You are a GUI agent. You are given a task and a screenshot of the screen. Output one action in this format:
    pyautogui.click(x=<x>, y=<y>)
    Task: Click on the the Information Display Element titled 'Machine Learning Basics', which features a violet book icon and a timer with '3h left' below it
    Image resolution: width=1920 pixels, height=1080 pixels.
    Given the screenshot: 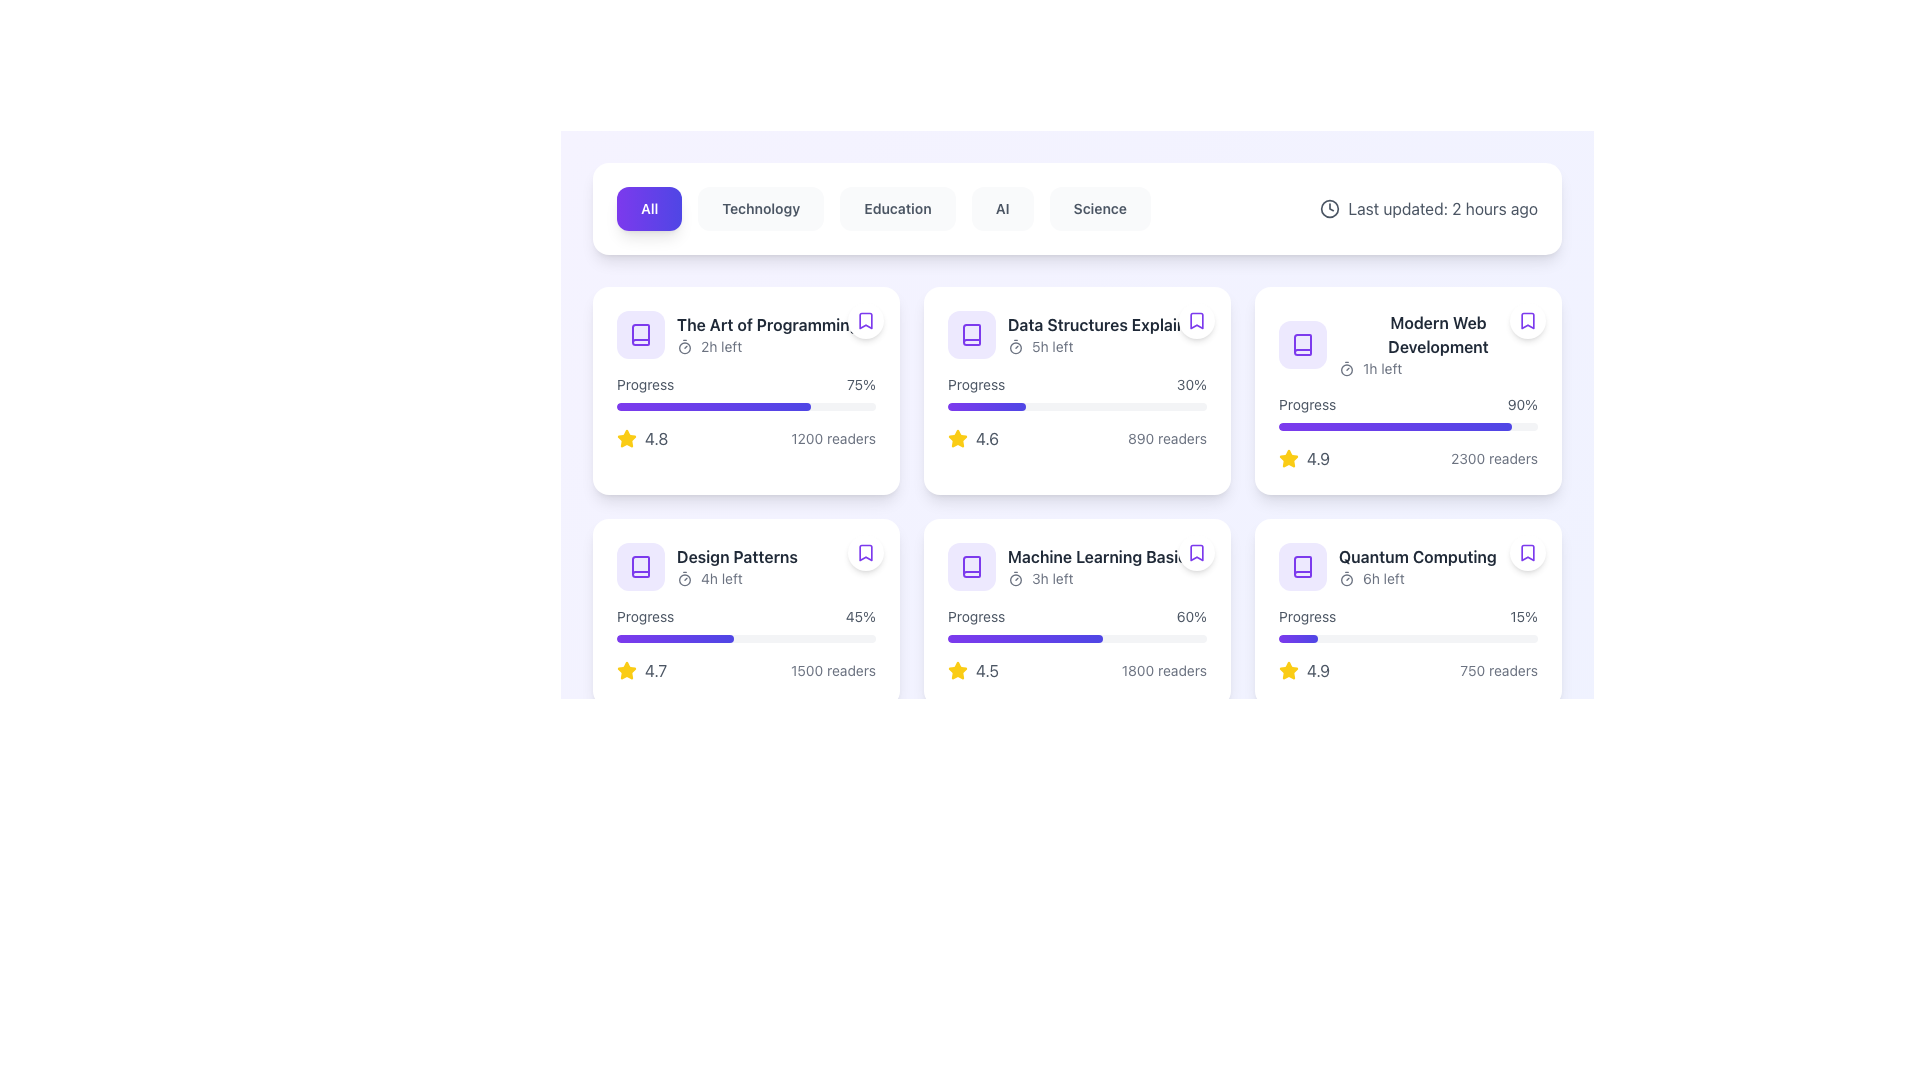 What is the action you would take?
    pyautogui.click(x=1076, y=567)
    